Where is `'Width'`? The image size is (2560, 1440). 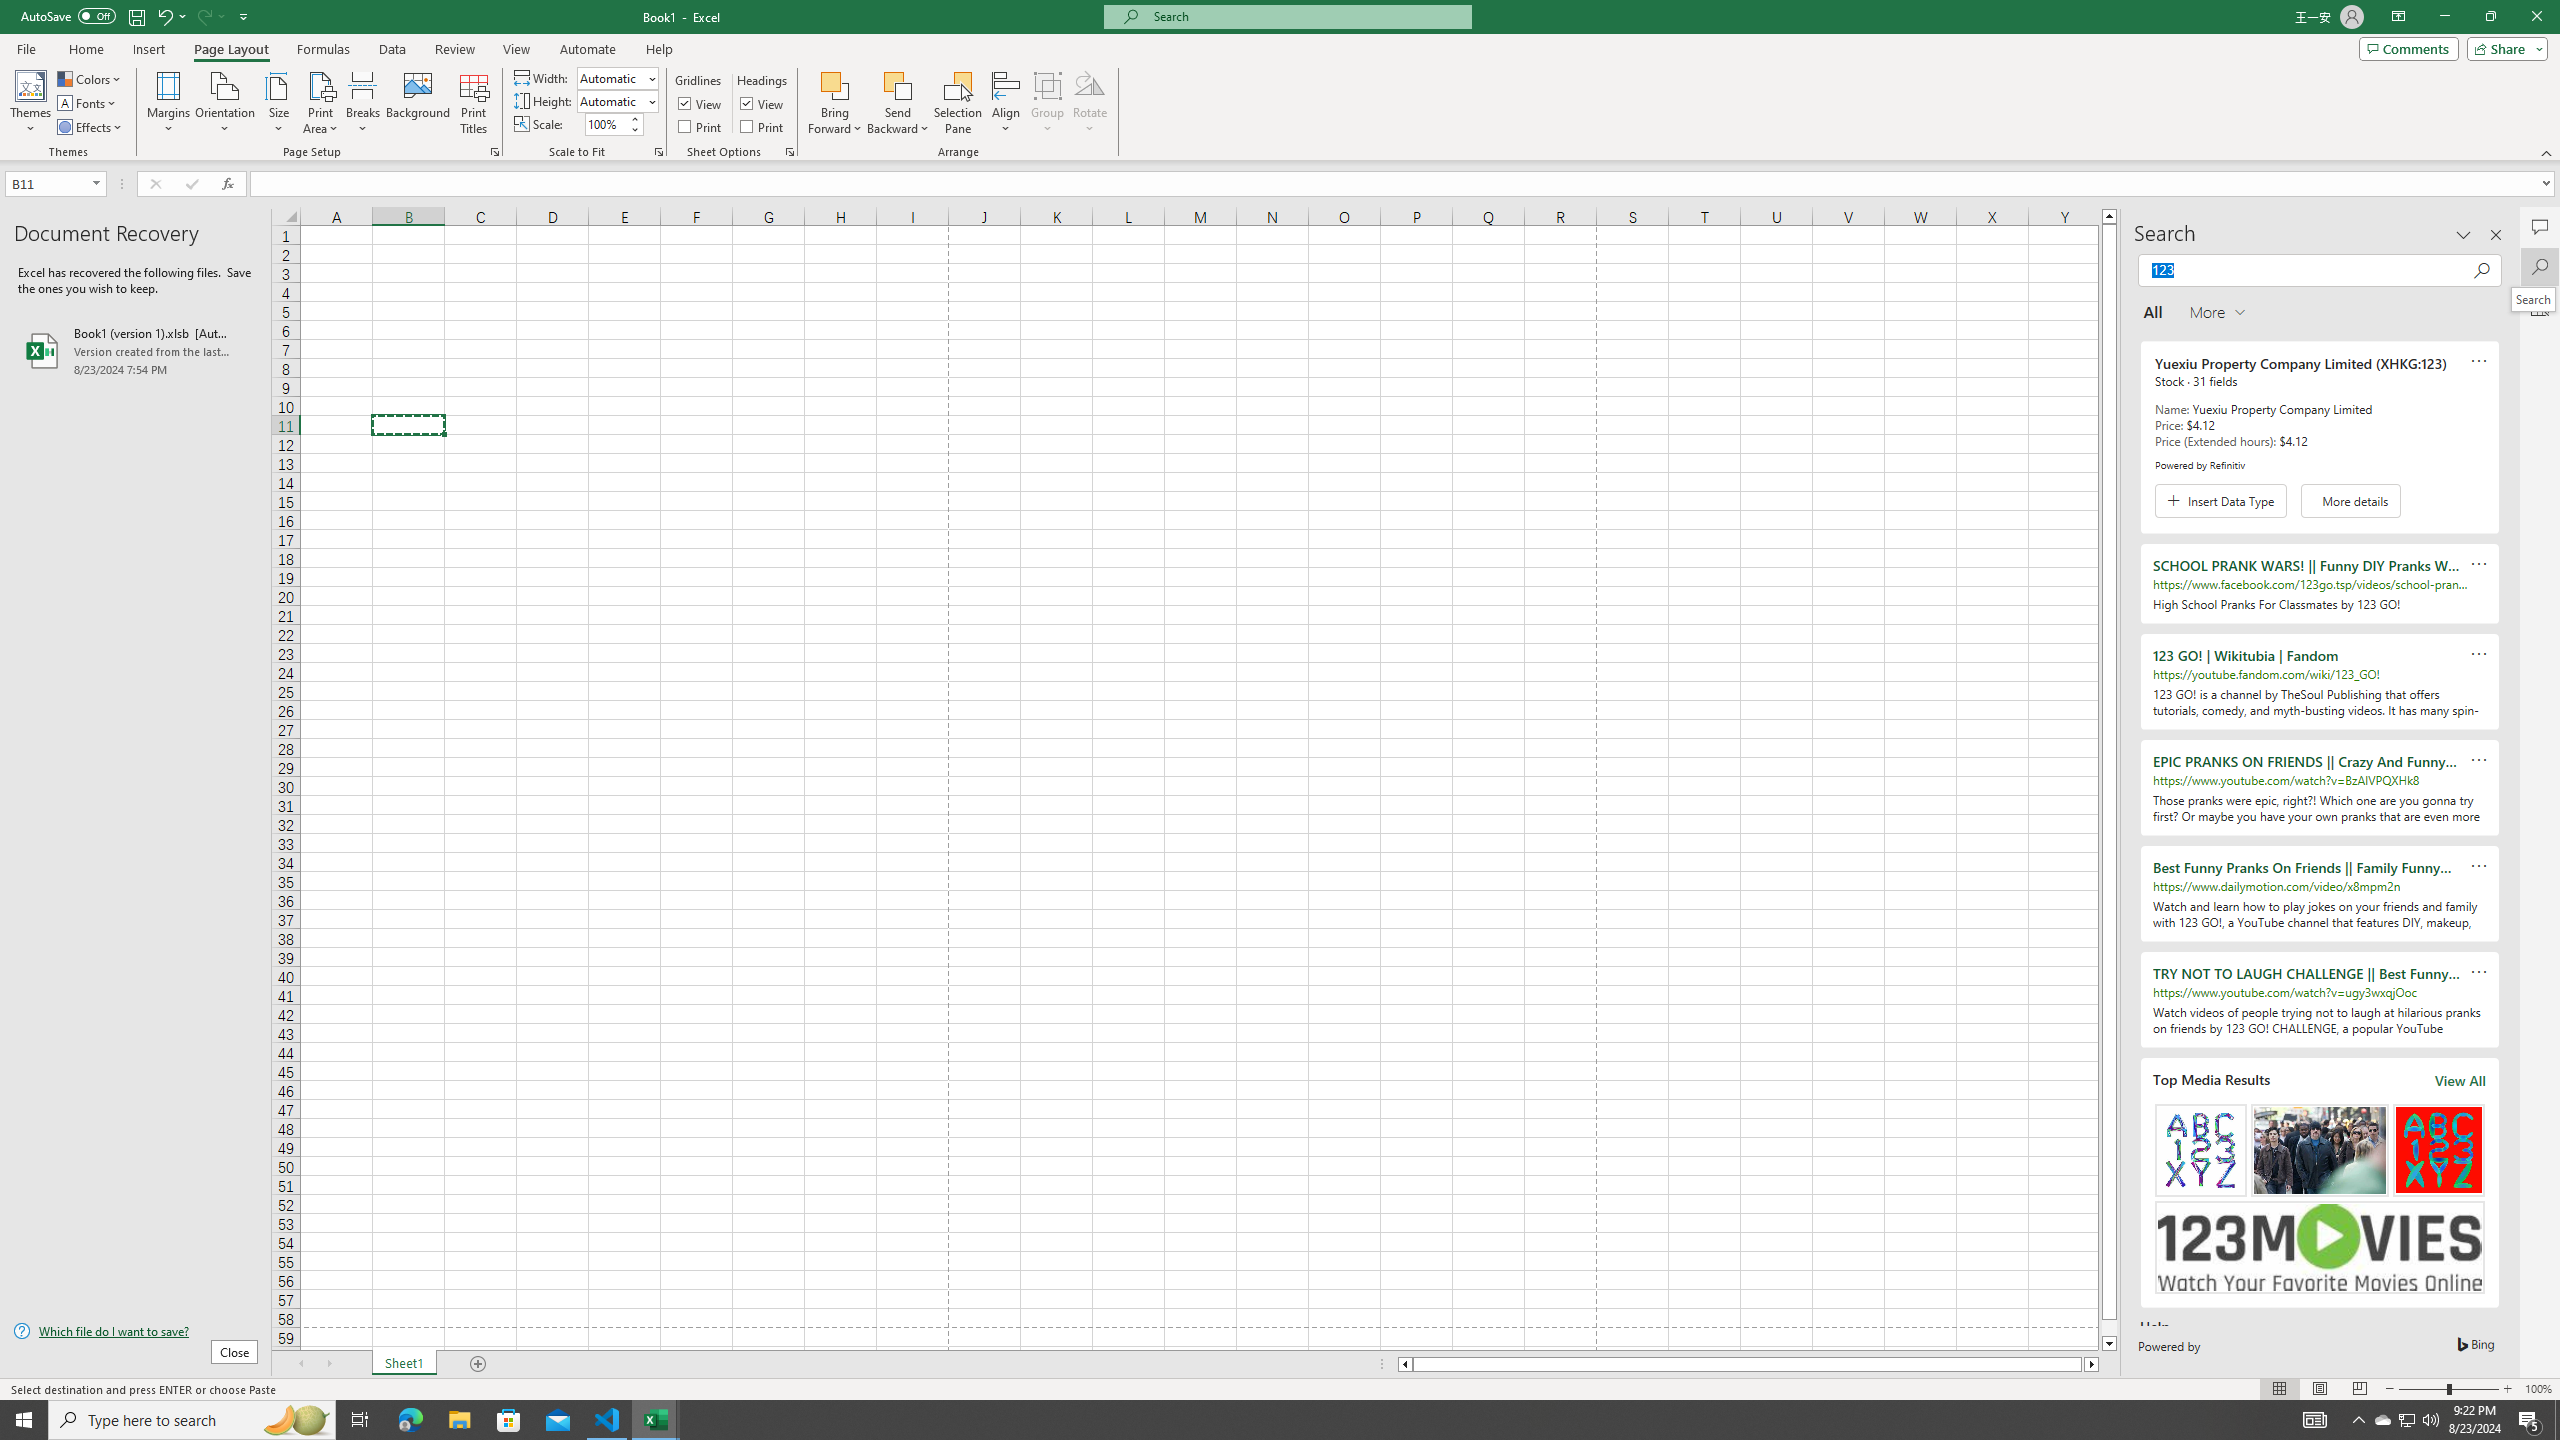
'Width' is located at coordinates (615, 77).